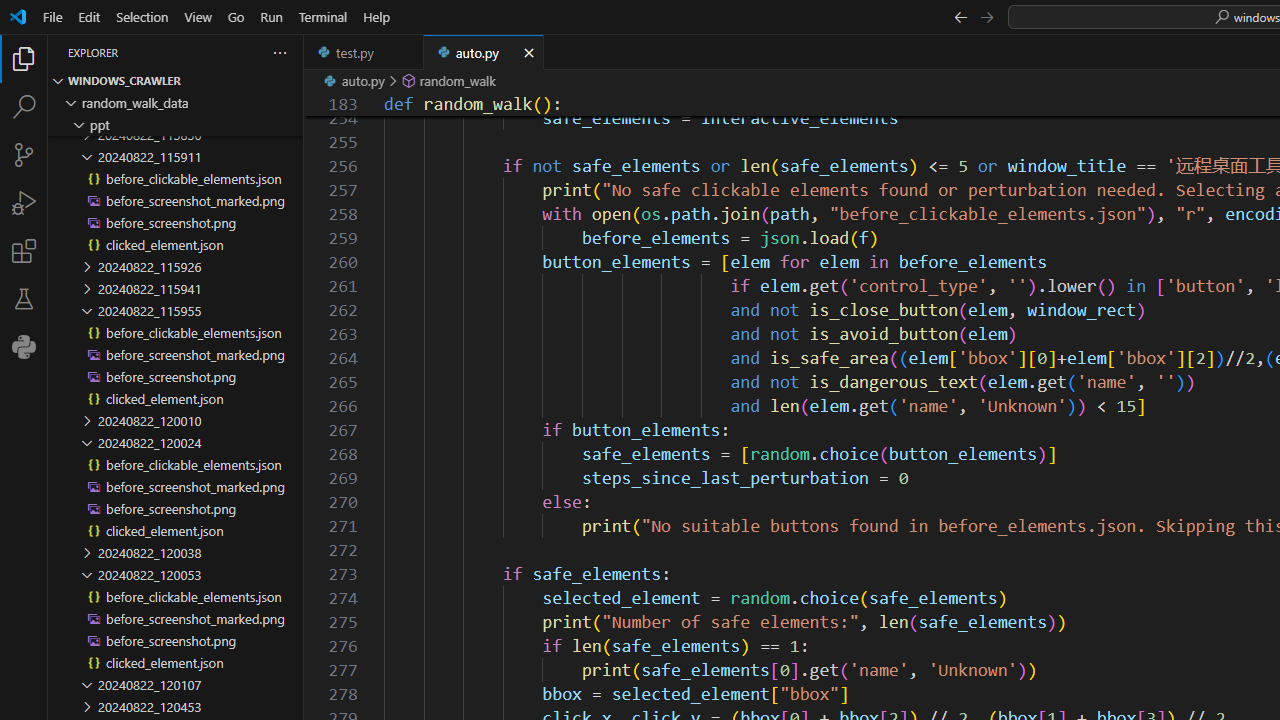 The image size is (1280, 720). I want to click on 'Python', so click(24, 346).